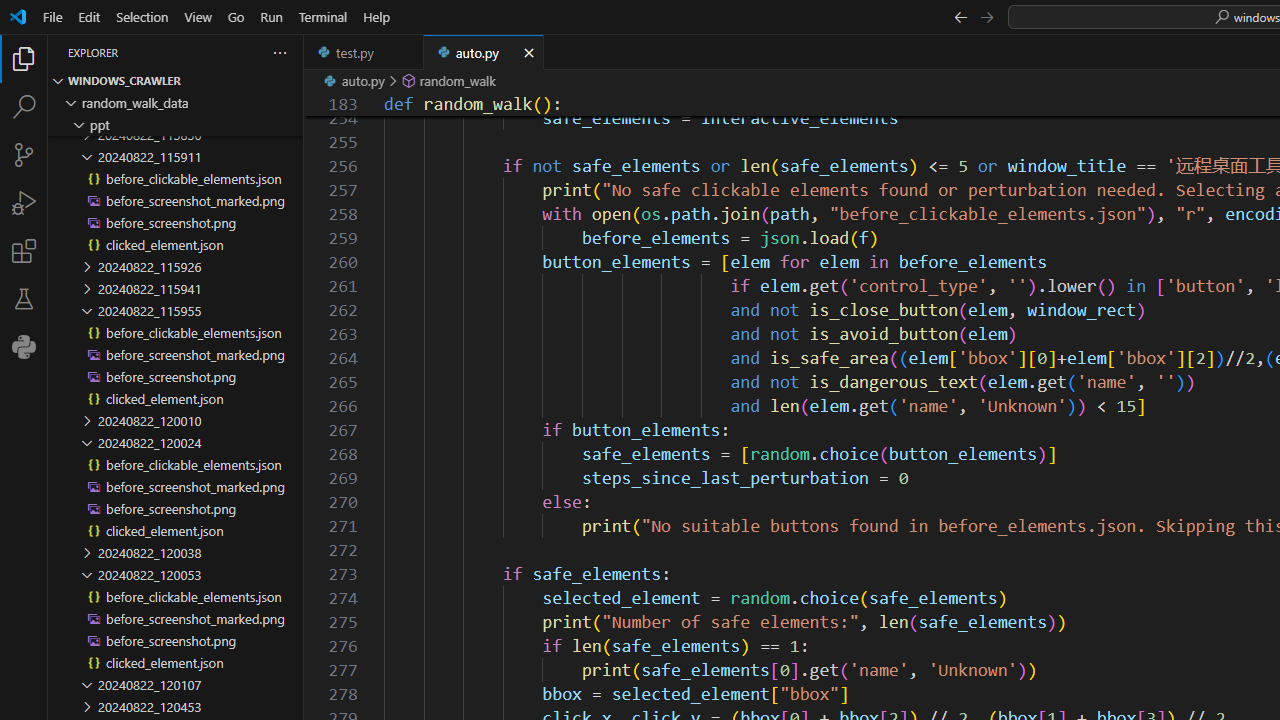 The image size is (1280, 720). I want to click on 'Python', so click(24, 346).